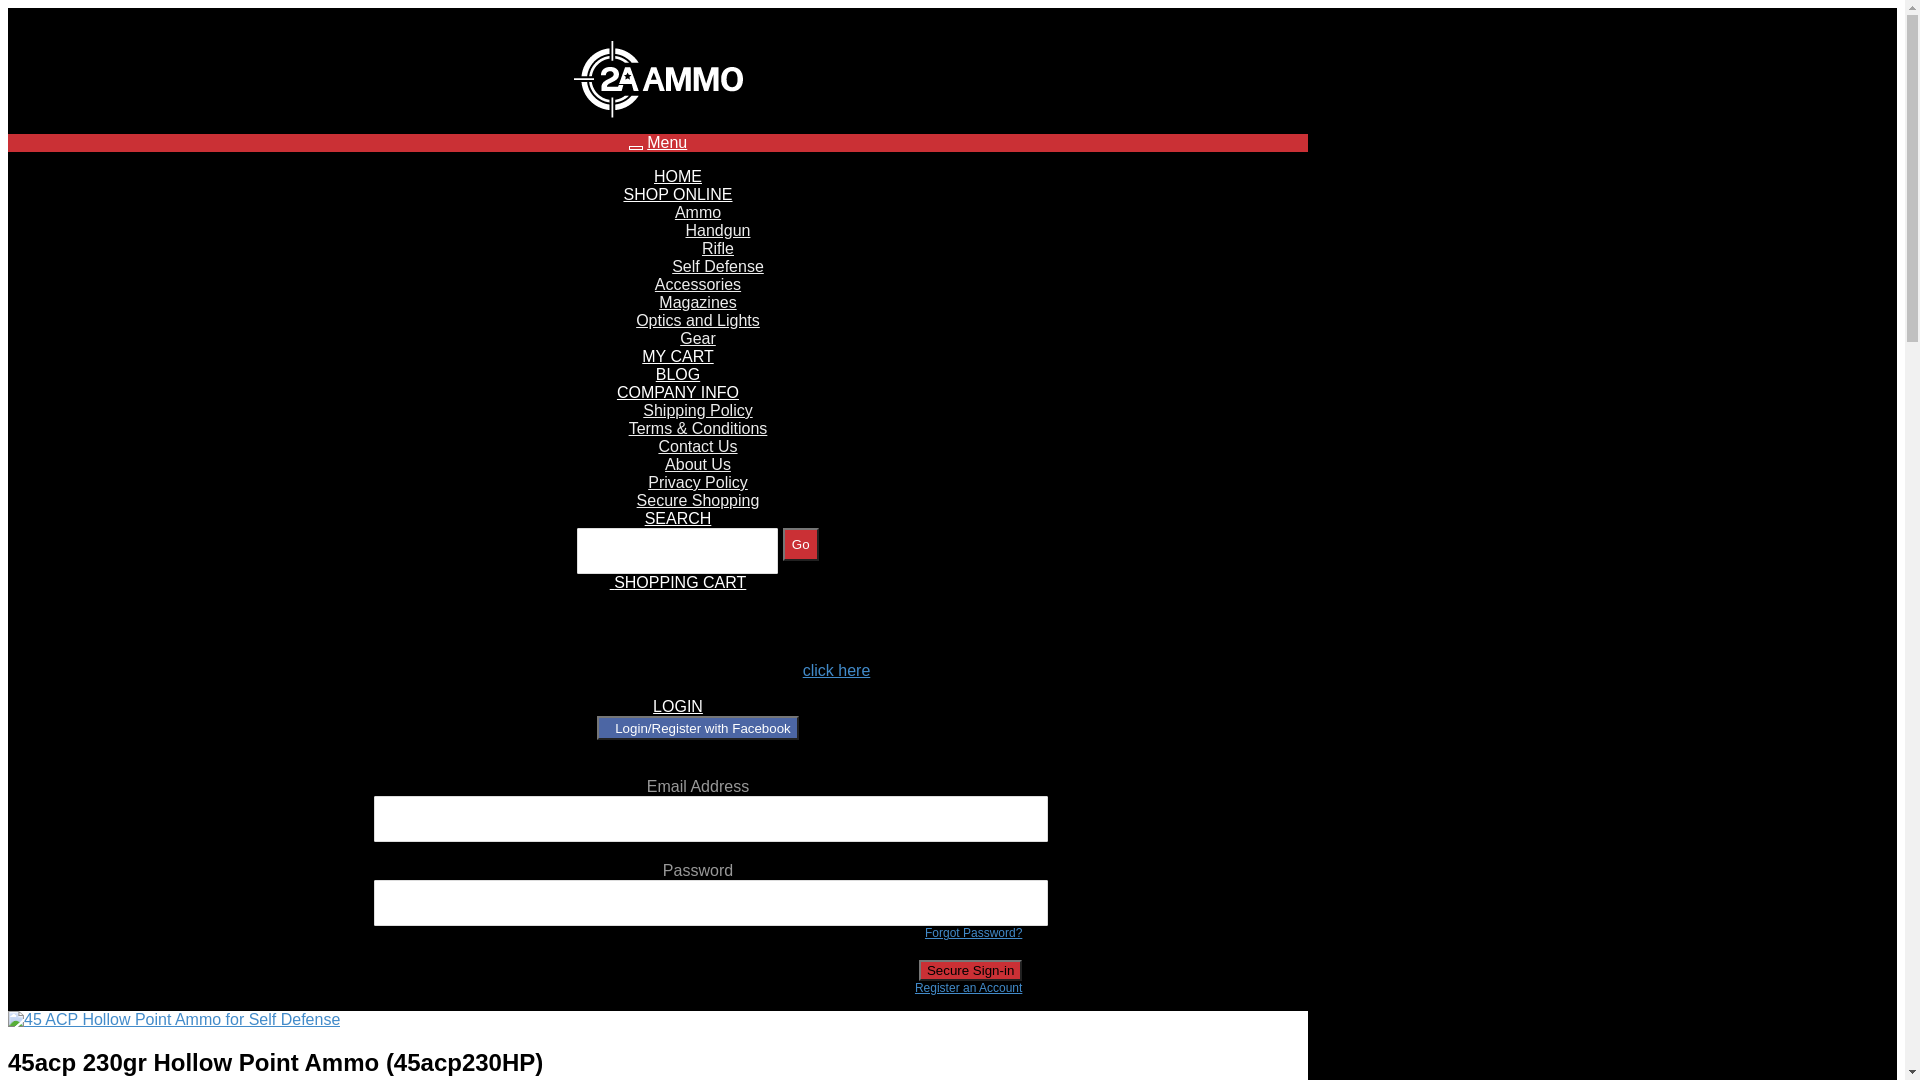 The height and width of the screenshot is (1080, 1920). Describe the element at coordinates (697, 445) in the screenshot. I see `'Contact Us'` at that location.